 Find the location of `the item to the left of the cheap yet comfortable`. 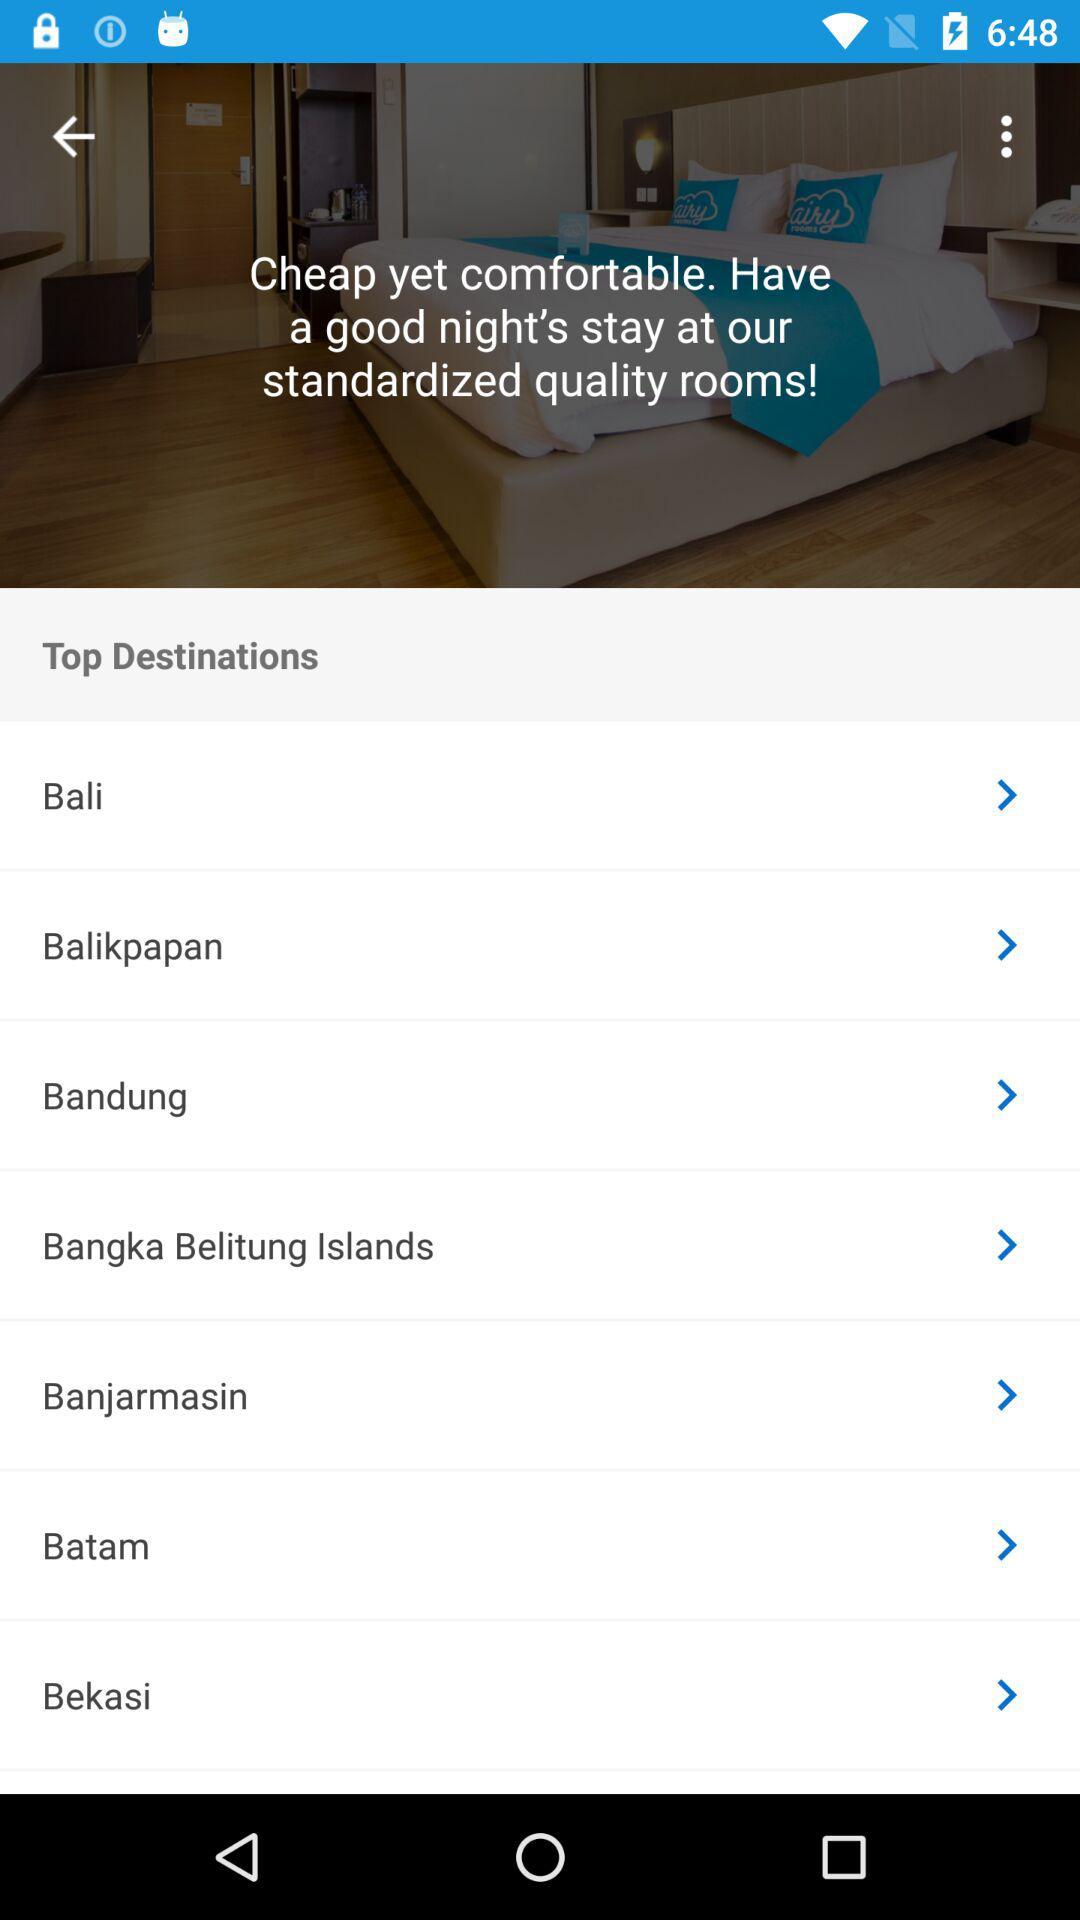

the item to the left of the cheap yet comfortable is located at coordinates (72, 135).